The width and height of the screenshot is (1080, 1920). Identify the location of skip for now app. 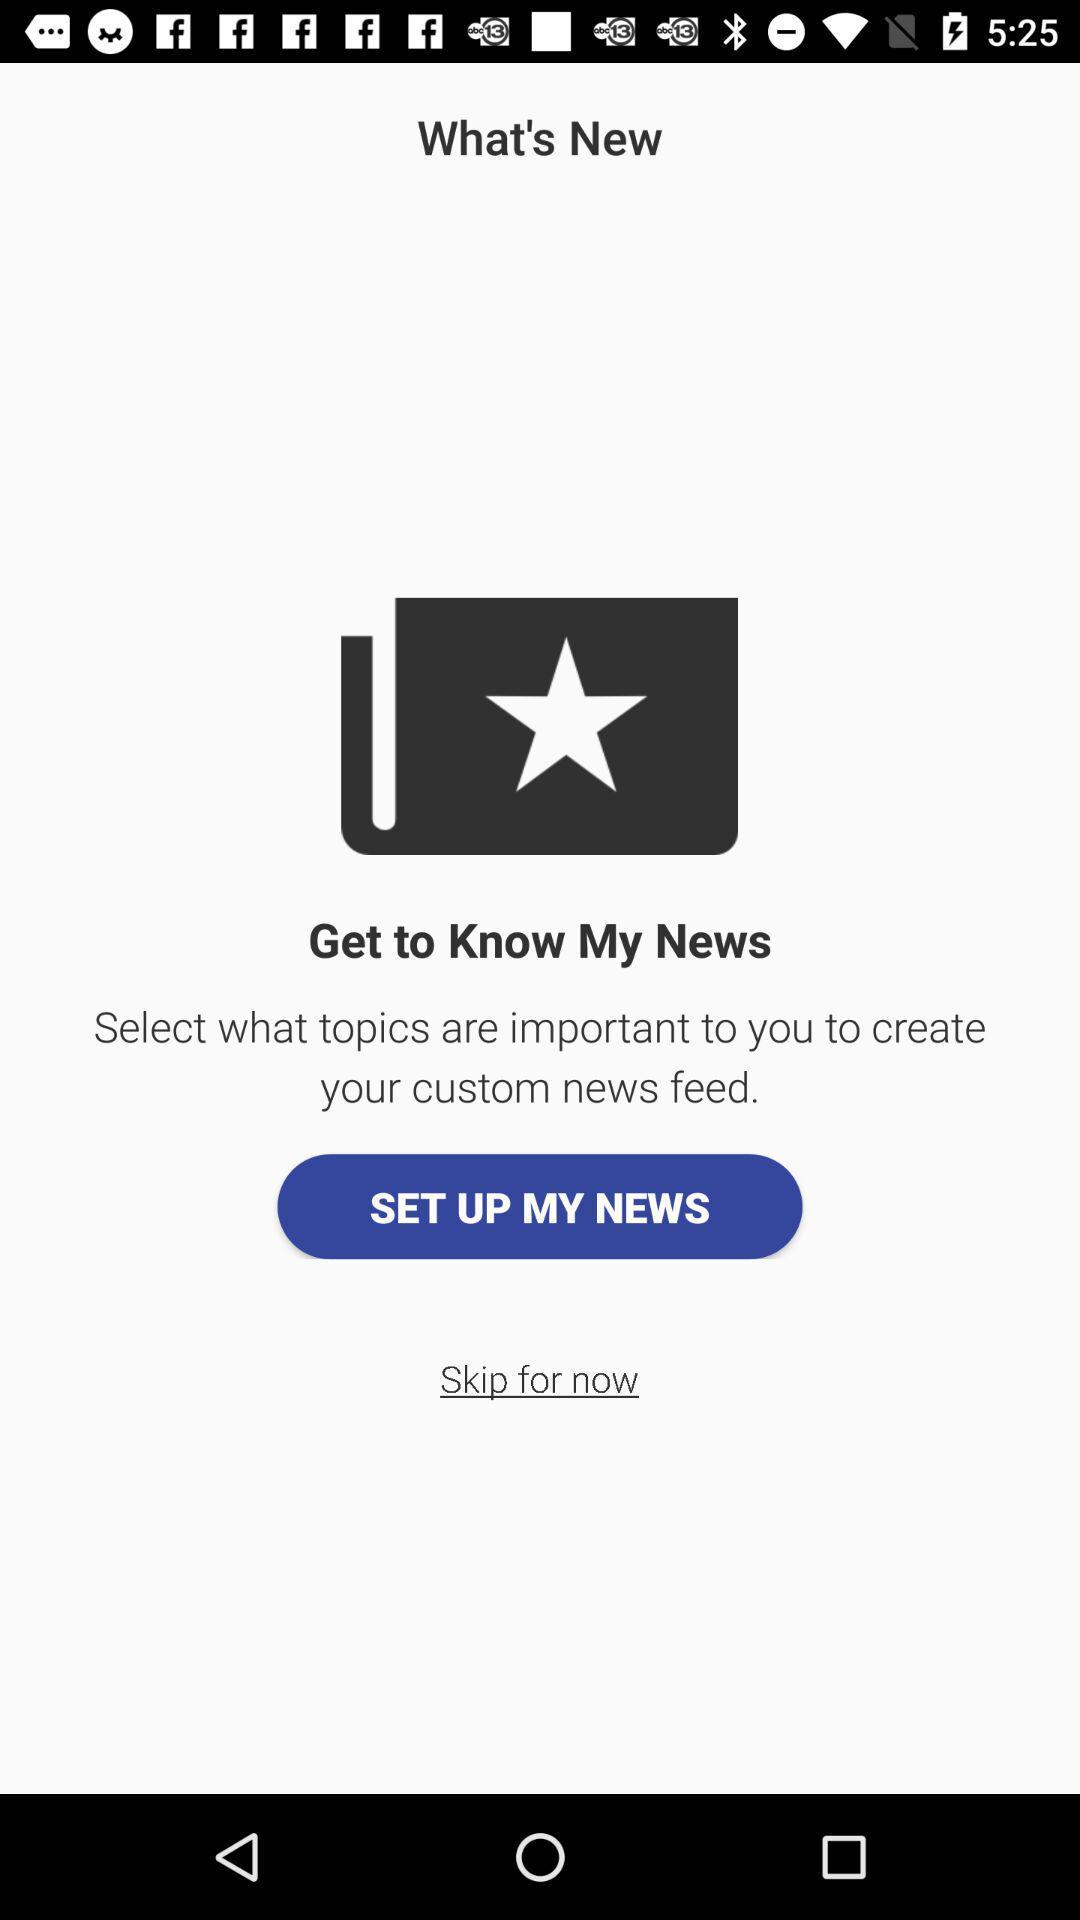
(538, 1377).